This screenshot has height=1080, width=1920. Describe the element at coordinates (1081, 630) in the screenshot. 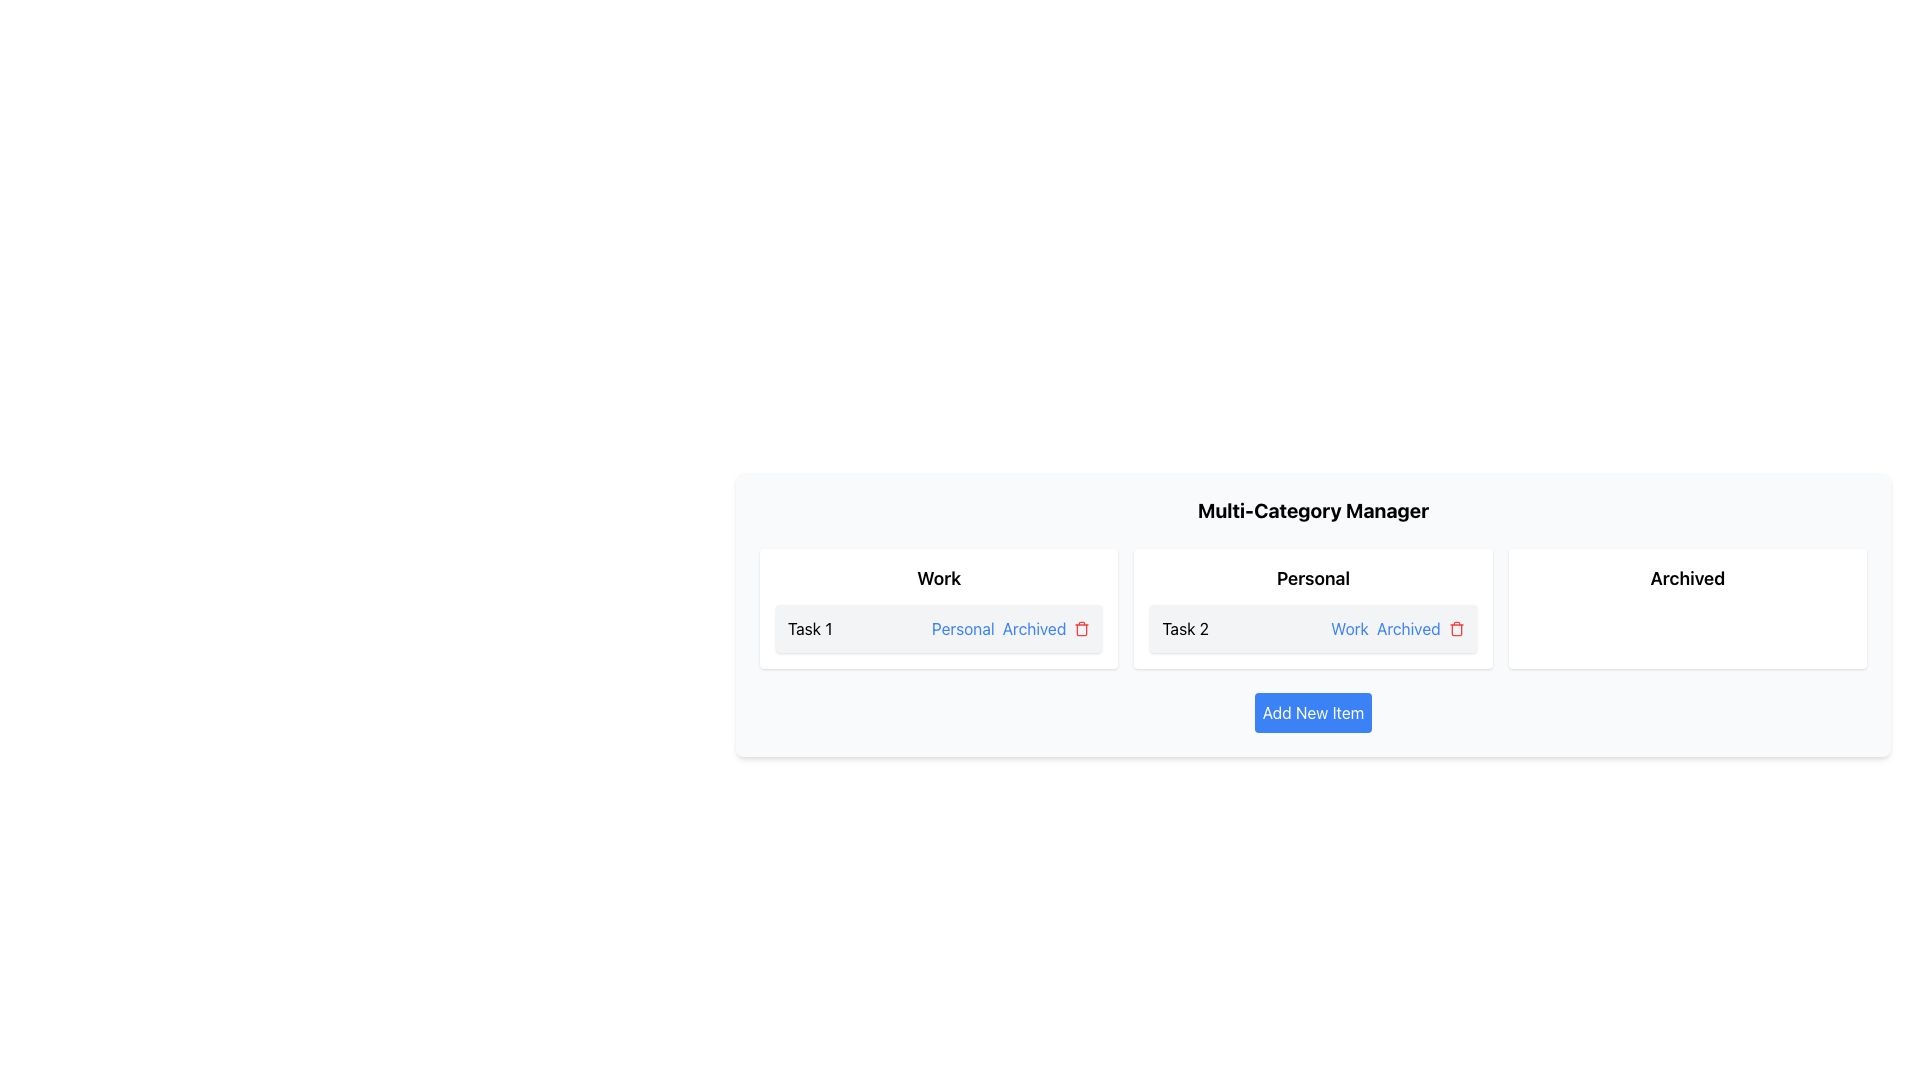

I see `the trash can icon, which is part of the task actions inline elements located to the right of the 'Archived' text in the second task of the 'Personal' category` at that location.